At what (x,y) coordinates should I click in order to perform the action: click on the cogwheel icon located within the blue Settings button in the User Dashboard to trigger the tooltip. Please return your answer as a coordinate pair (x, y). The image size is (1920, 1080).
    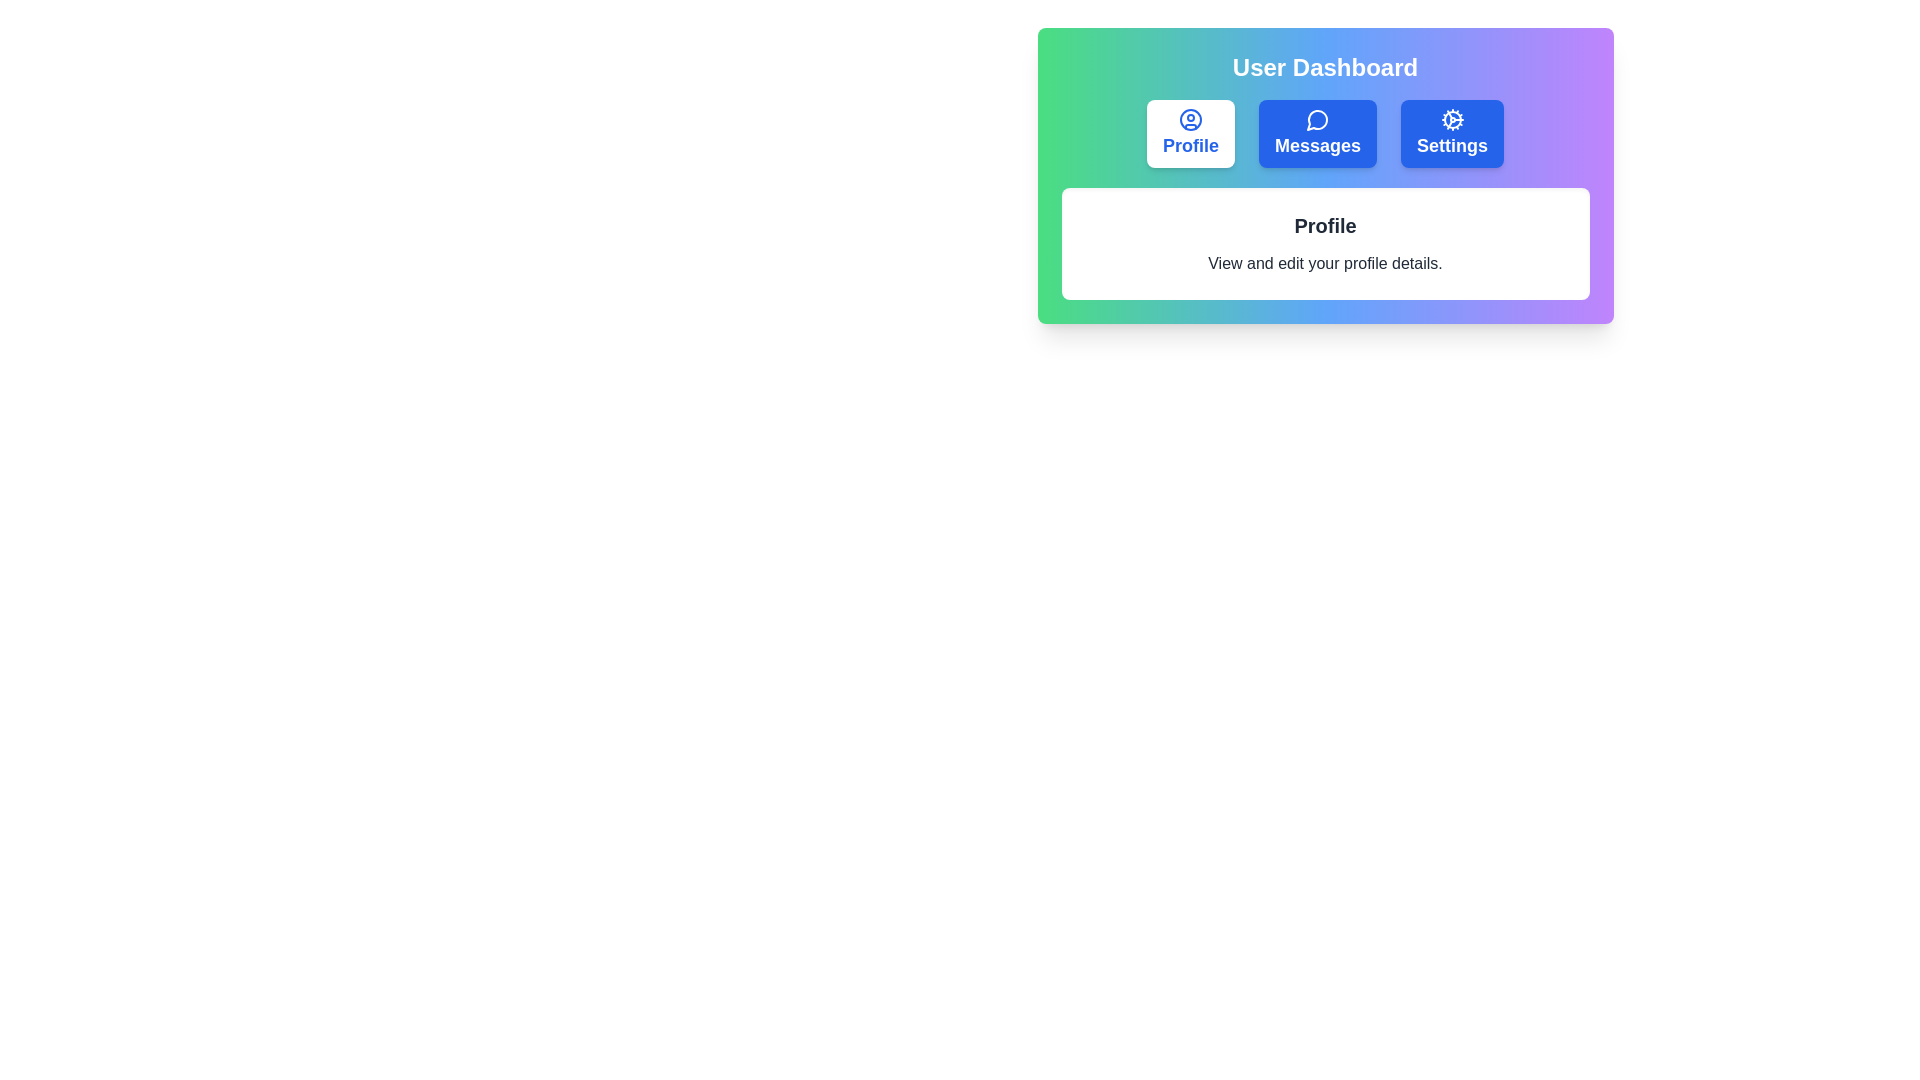
    Looking at the image, I should click on (1452, 119).